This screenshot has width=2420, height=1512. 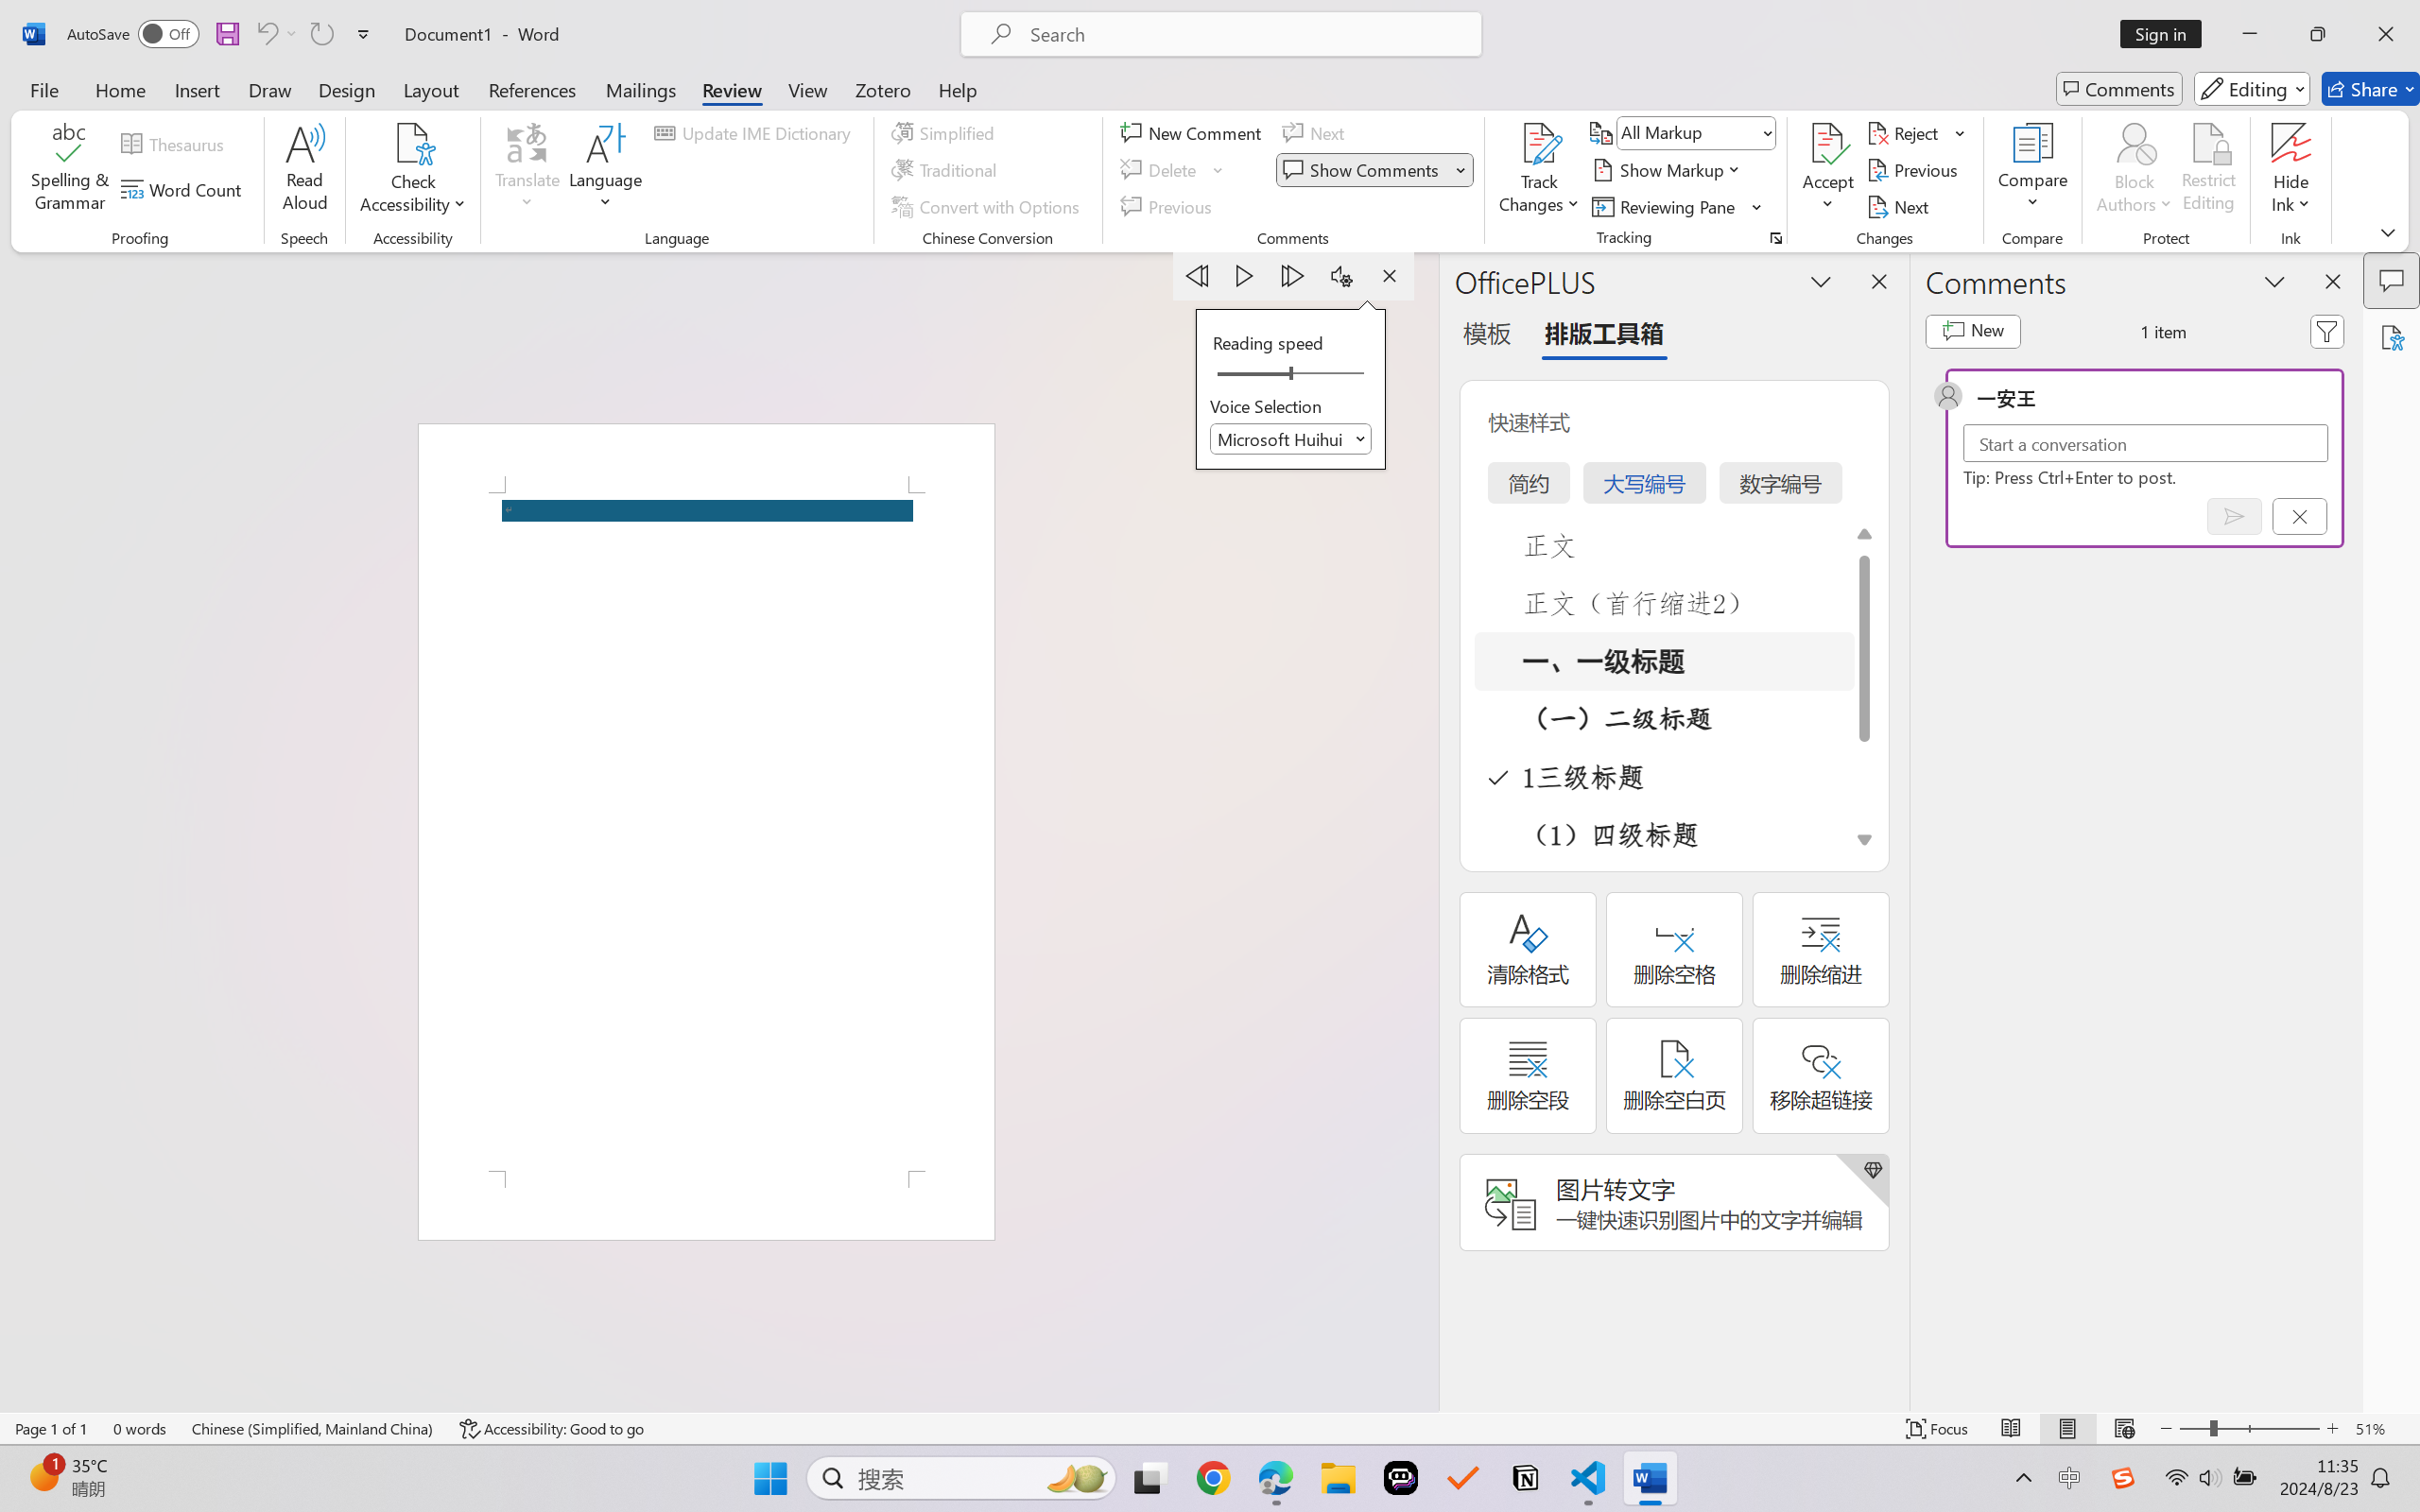 What do you see at coordinates (1374, 170) in the screenshot?
I see `'Show Comments'` at bounding box center [1374, 170].